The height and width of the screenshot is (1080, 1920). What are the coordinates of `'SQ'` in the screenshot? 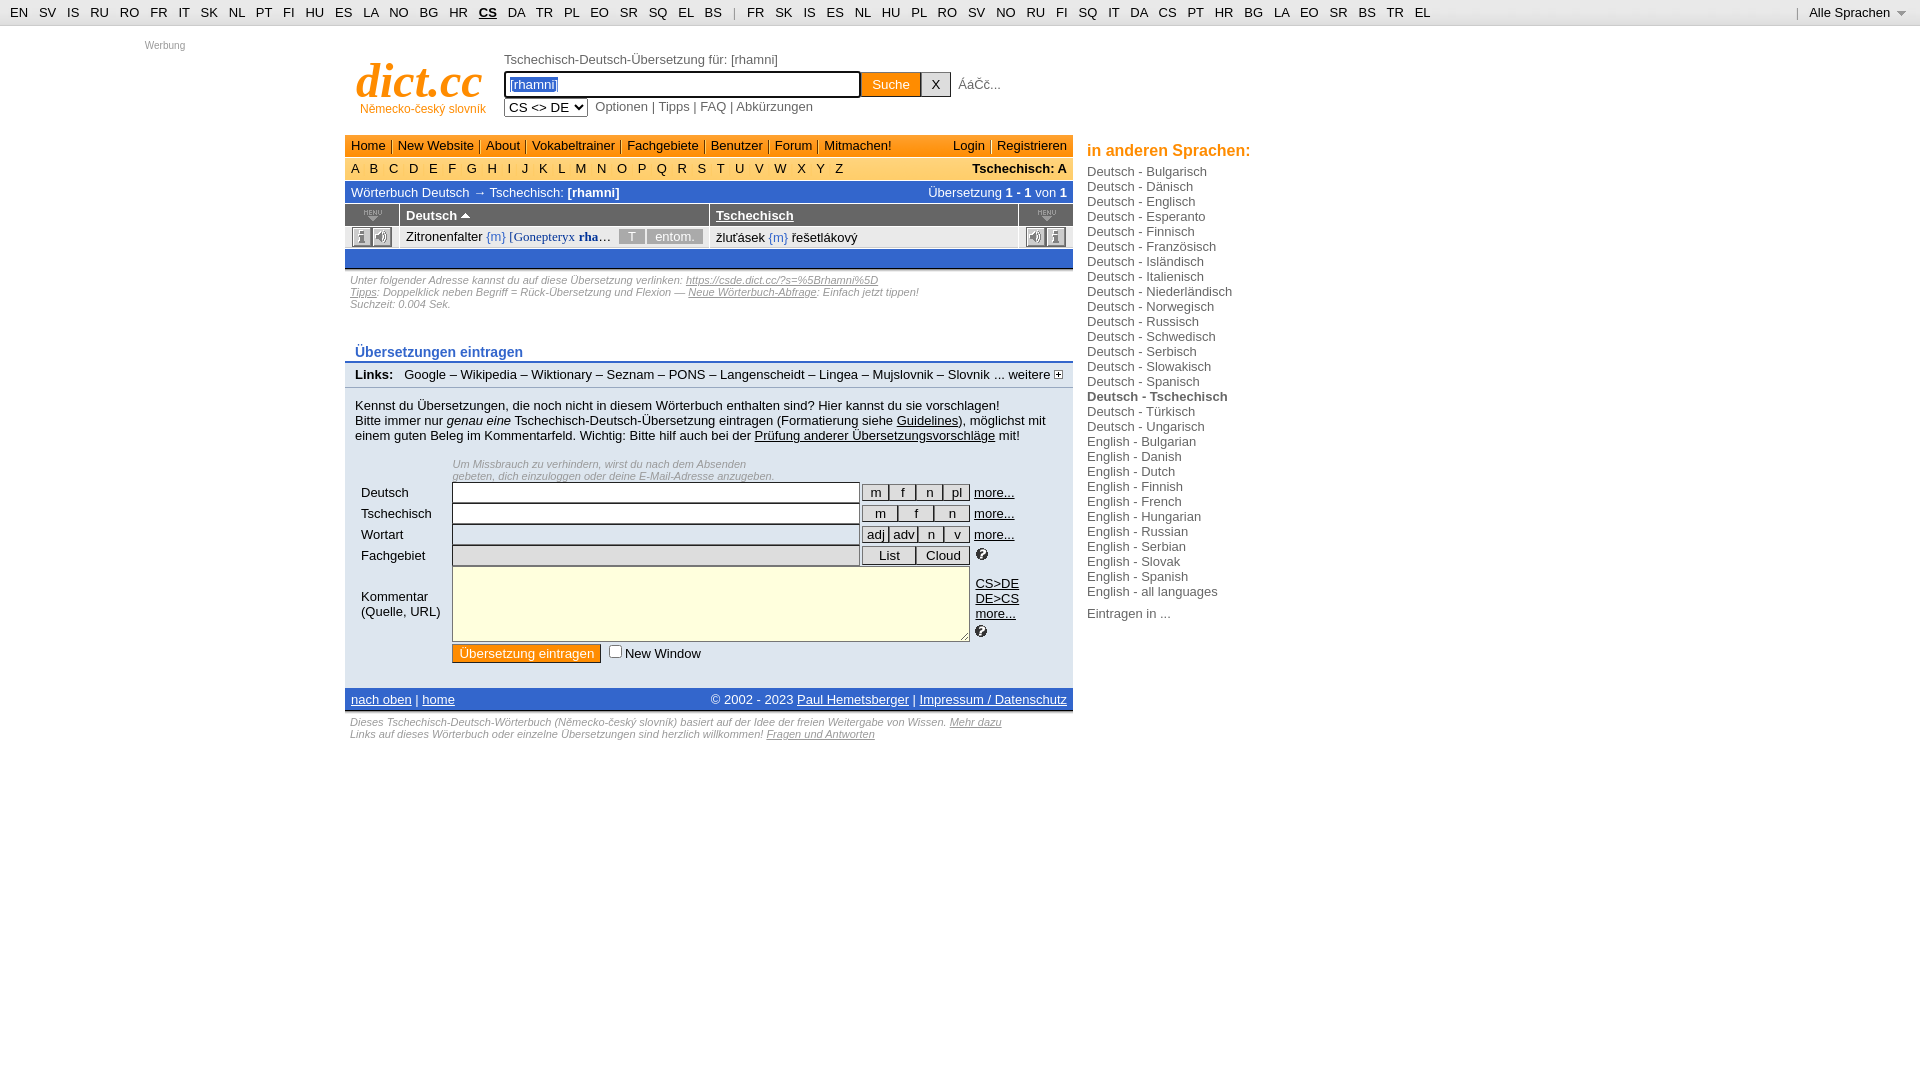 It's located at (1086, 12).